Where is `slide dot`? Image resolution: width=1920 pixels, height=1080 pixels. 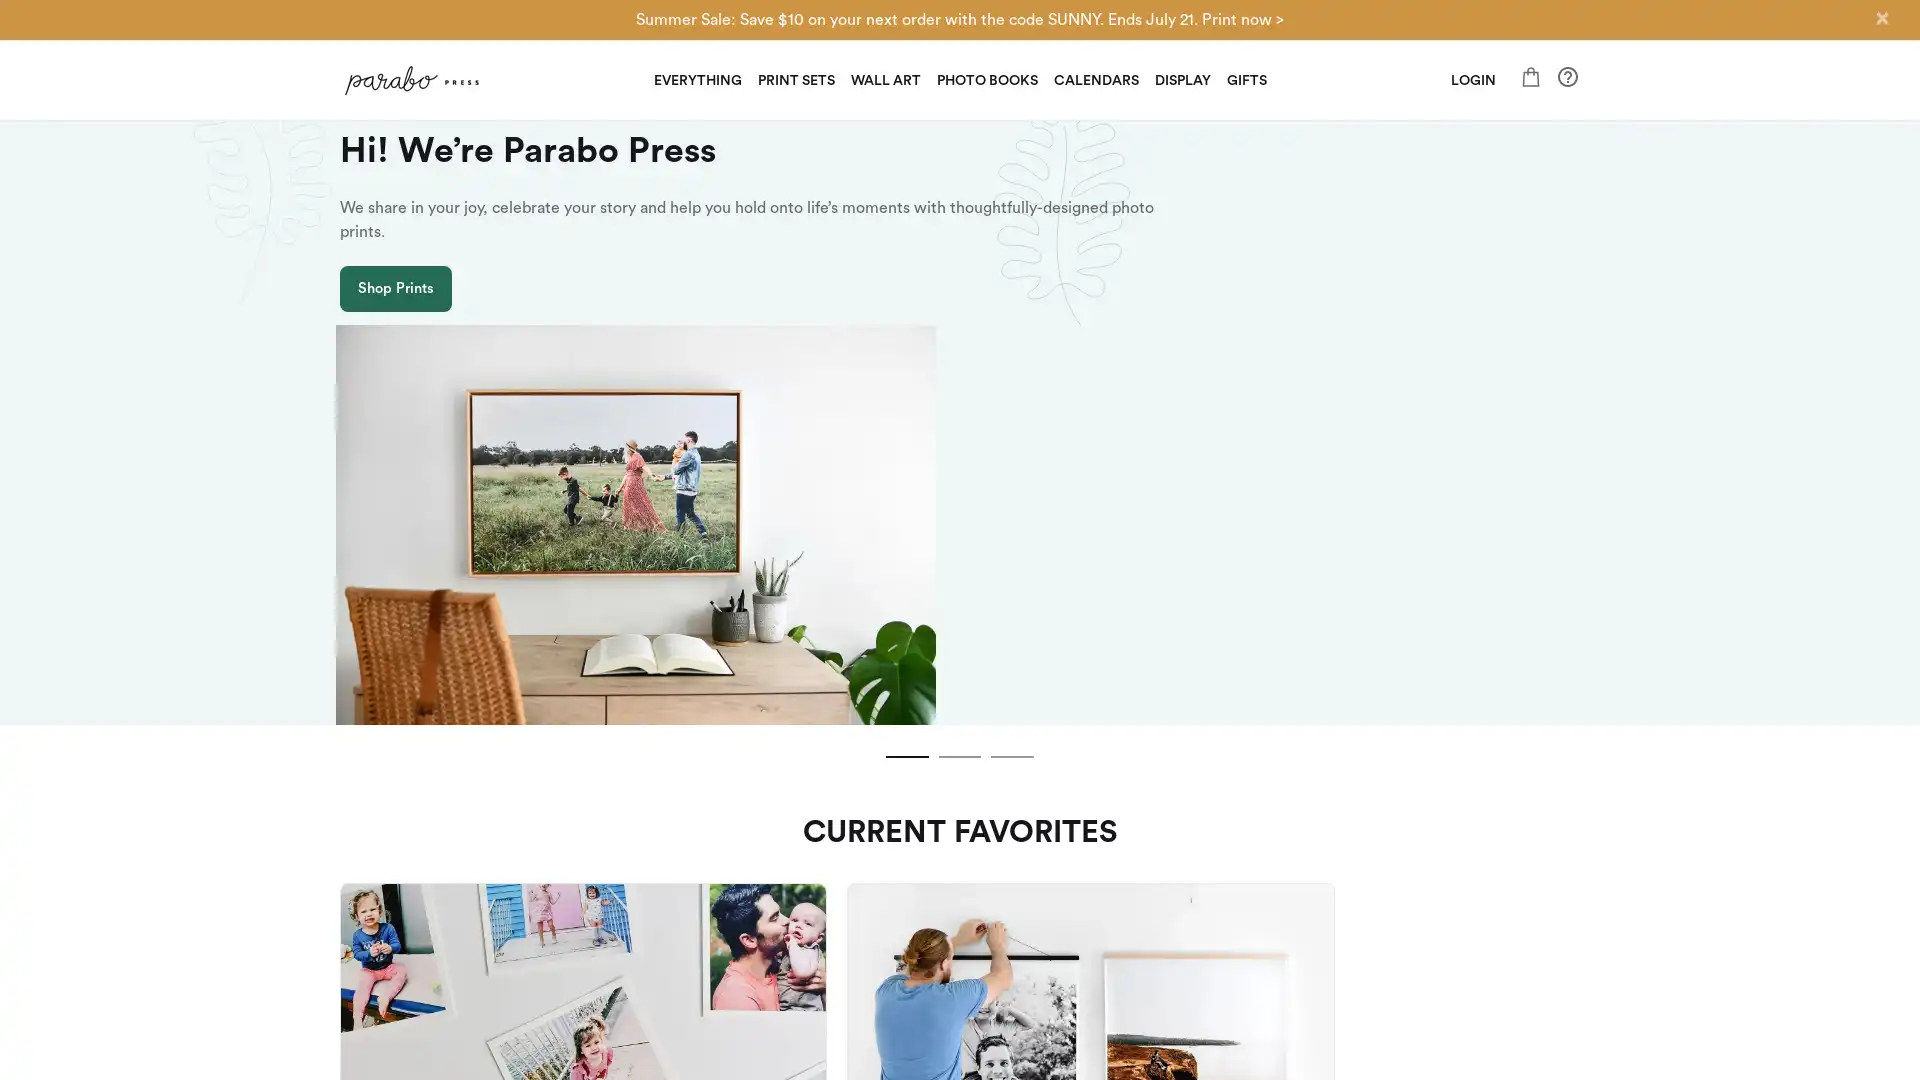
slide dot is located at coordinates (899, 552).